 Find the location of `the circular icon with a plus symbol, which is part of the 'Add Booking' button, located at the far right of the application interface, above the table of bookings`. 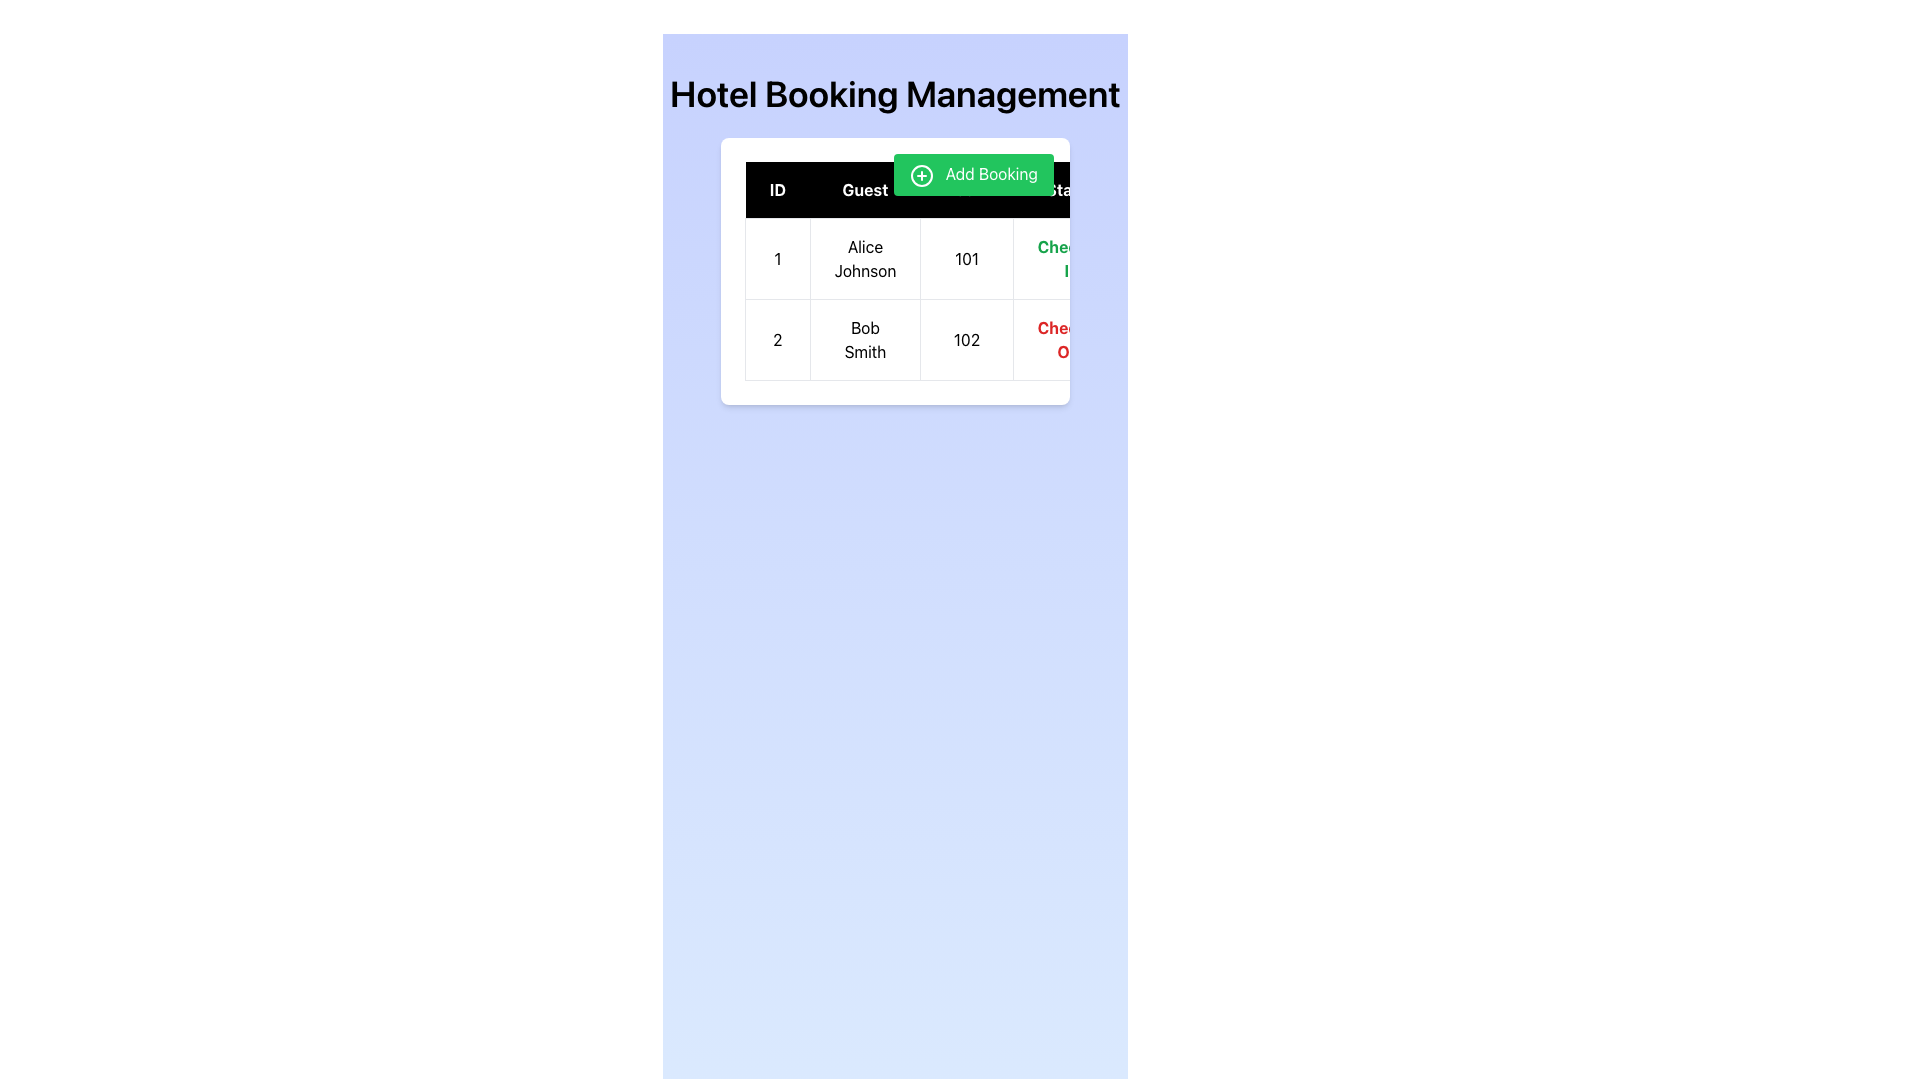

the circular icon with a plus symbol, which is part of the 'Add Booking' button, located at the far right of the application interface, above the table of bookings is located at coordinates (920, 174).